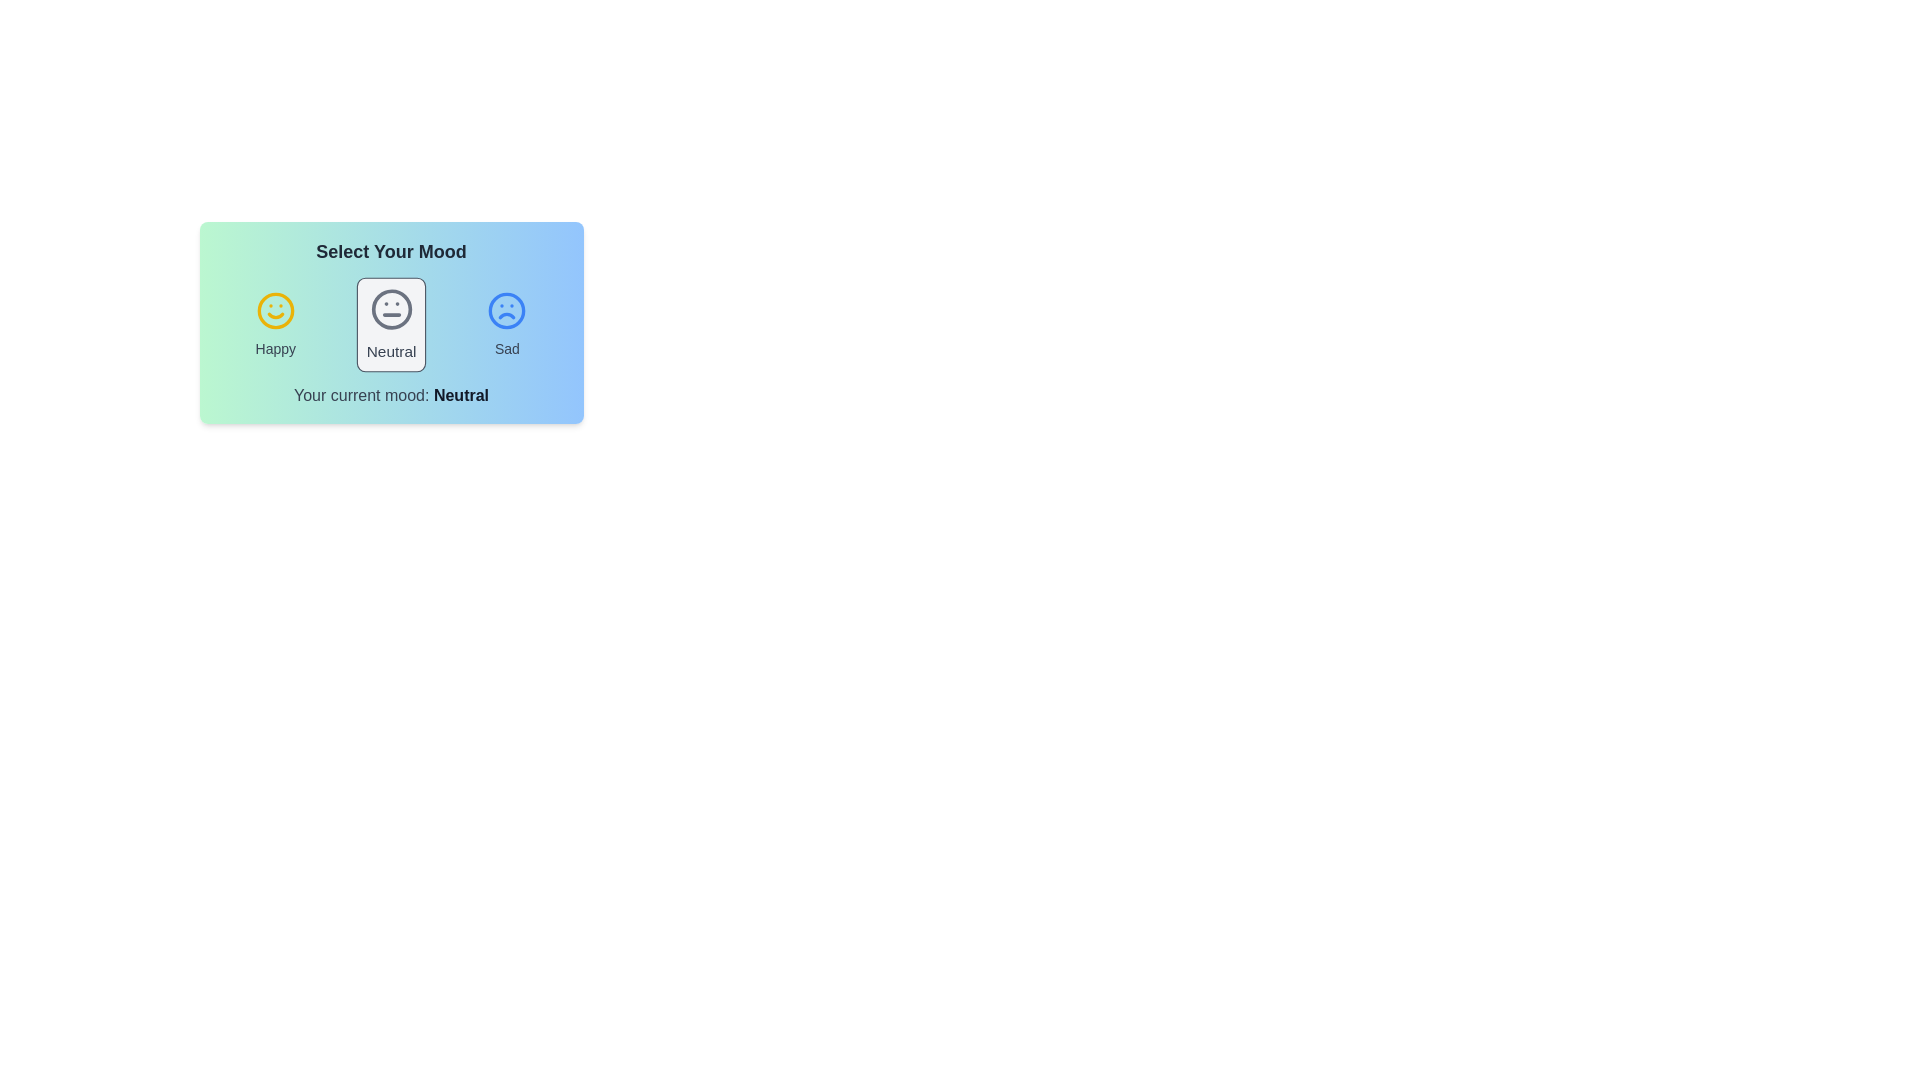 This screenshot has height=1080, width=1920. I want to click on the mood icon labeled Happy to observe visual feedback, so click(274, 323).